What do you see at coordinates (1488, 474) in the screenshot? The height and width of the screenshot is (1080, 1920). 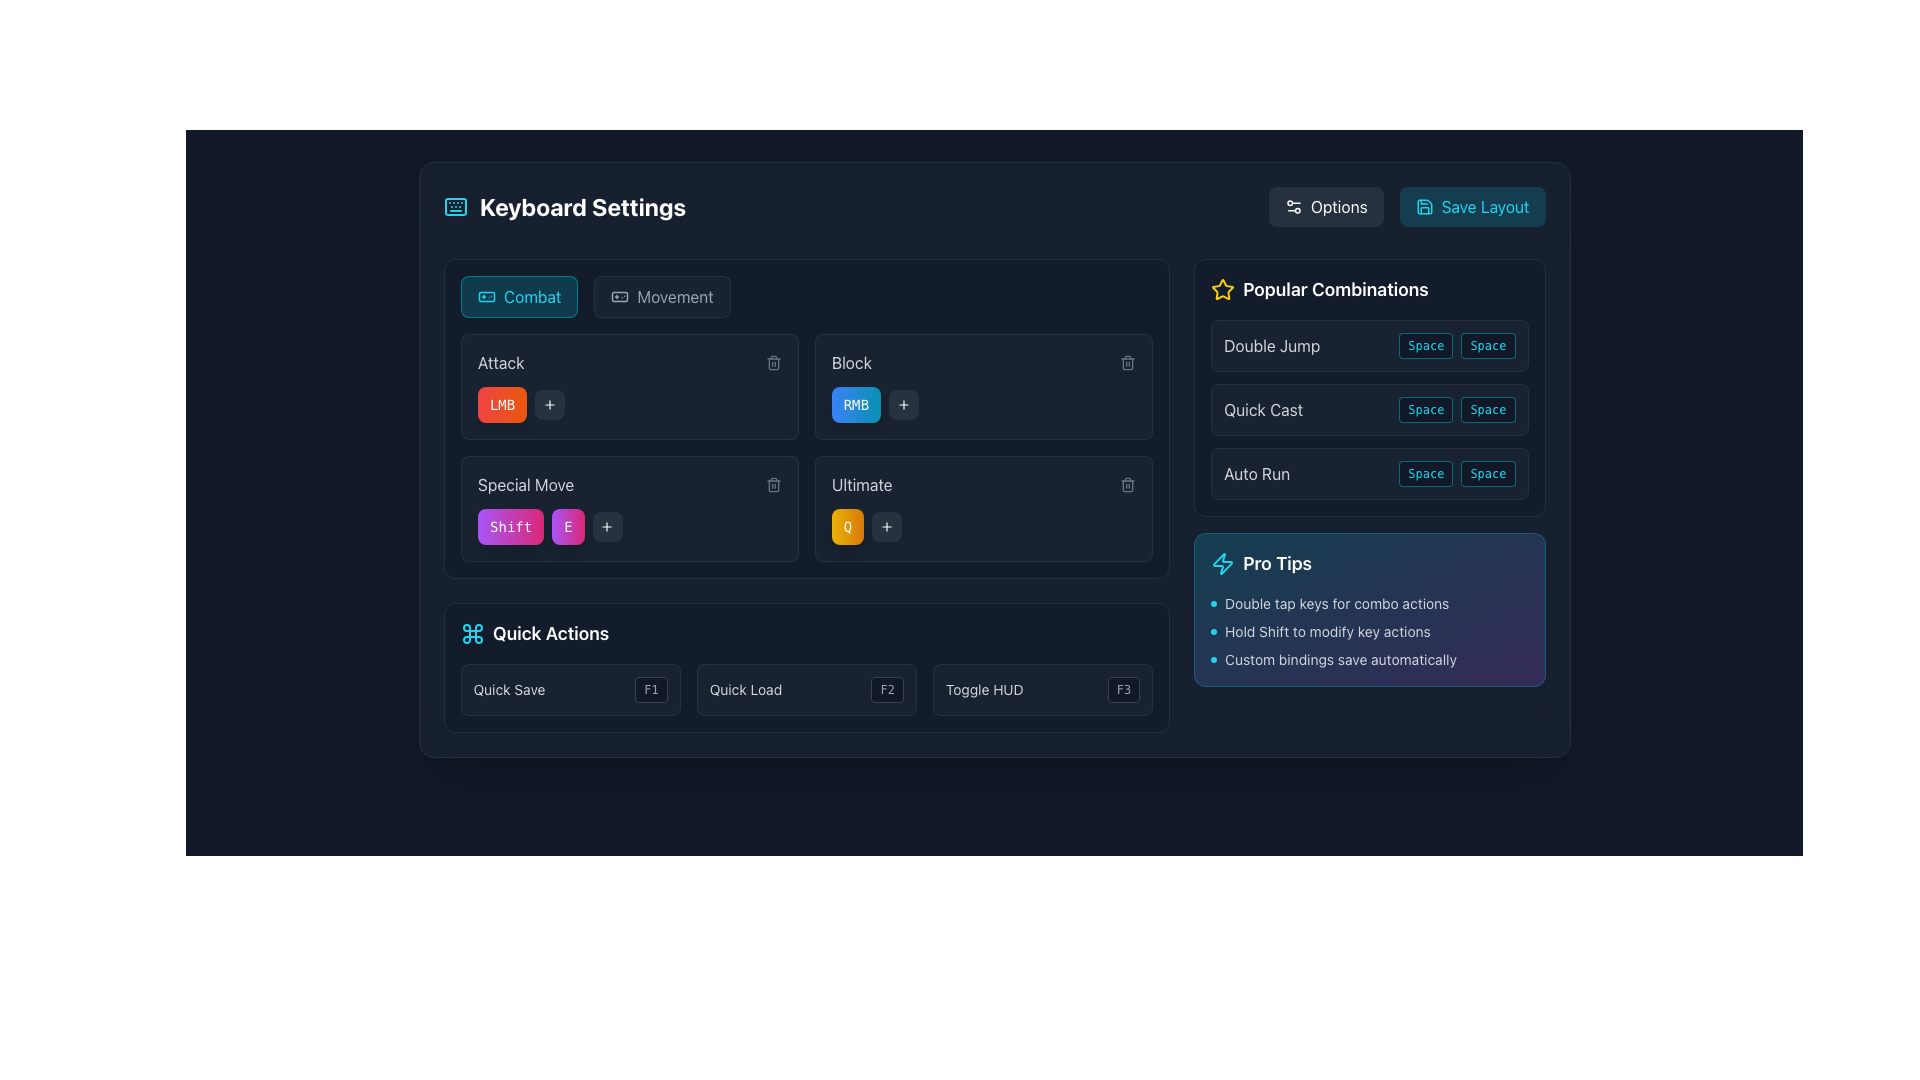 I see `the second 'Space' button, which is a small rectangular button with a dark gray background and cyan text, located in the 'Auto Run' entry of the 'Popular Combinations' section` at bounding box center [1488, 474].